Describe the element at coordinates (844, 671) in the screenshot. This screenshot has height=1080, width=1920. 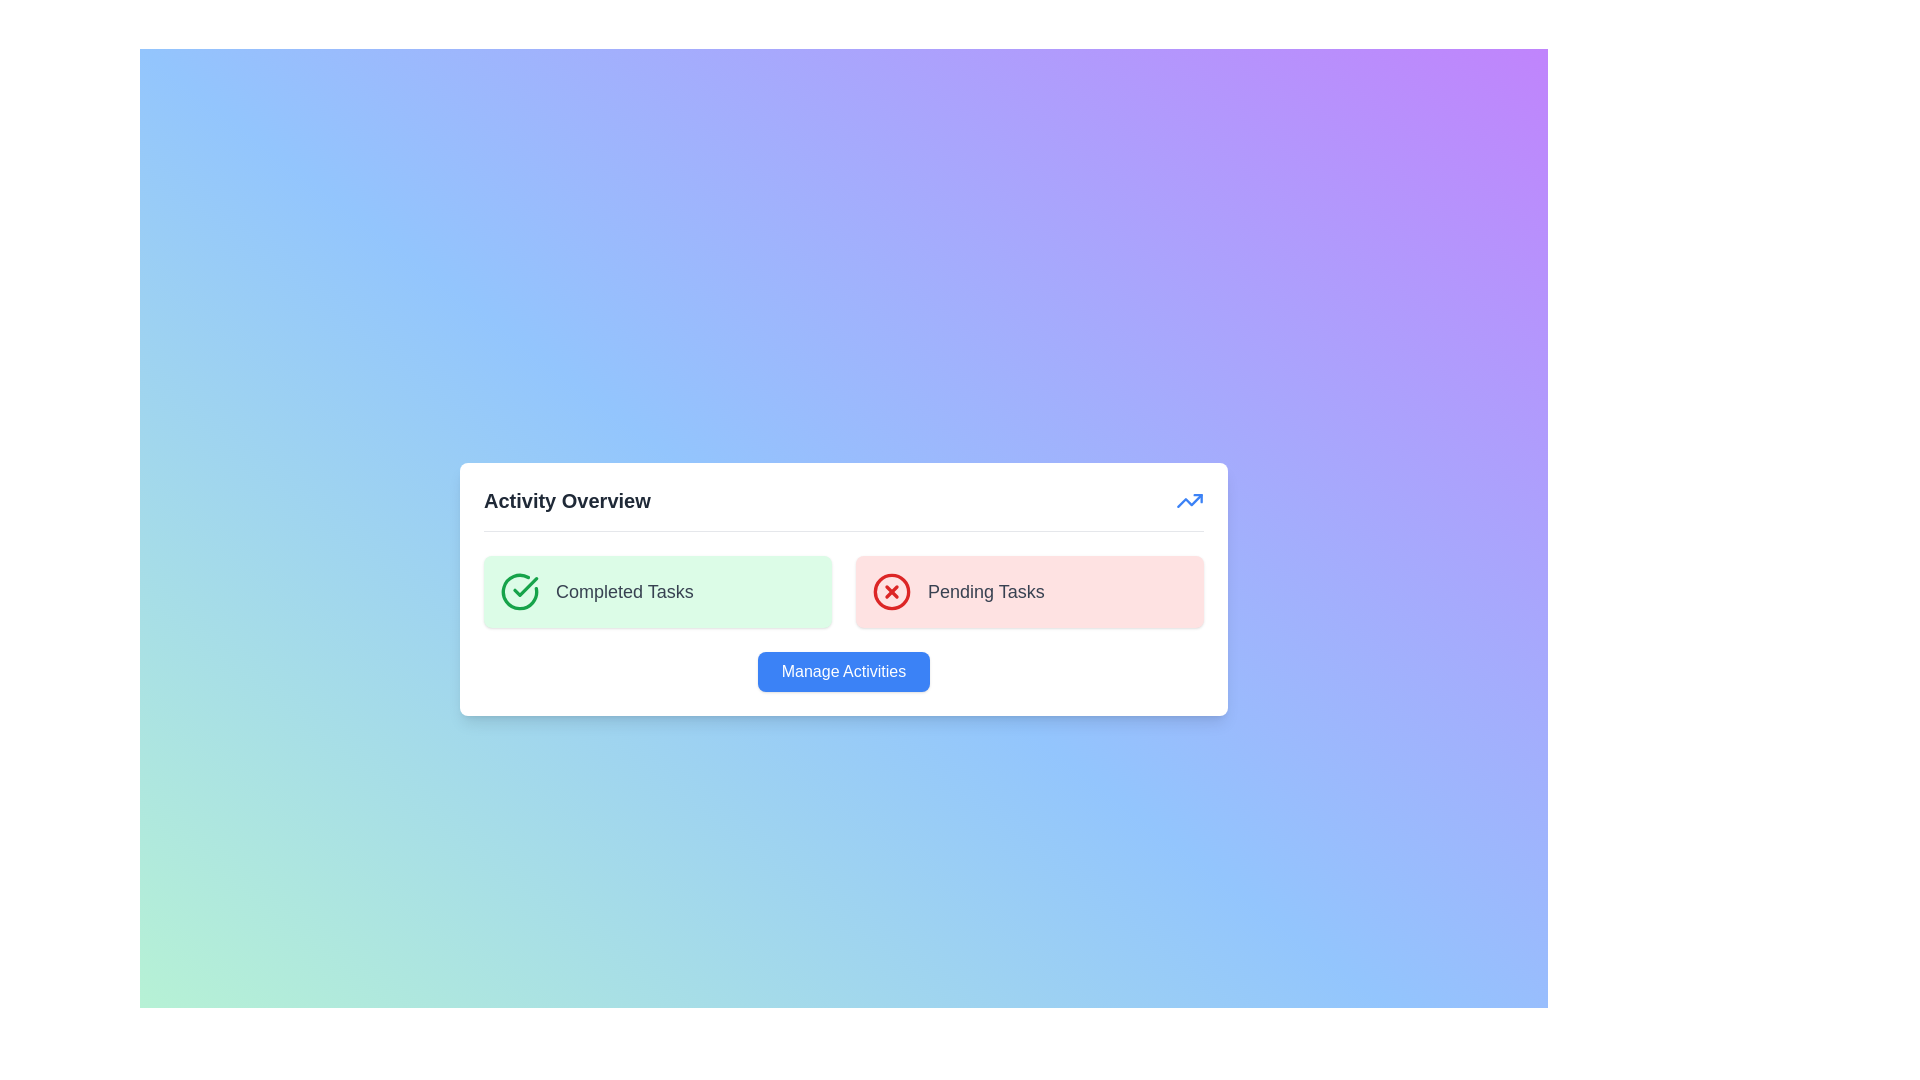
I see `the interactive button located below the 'Completed Tasks' and 'Pending Tasks' sections` at that location.